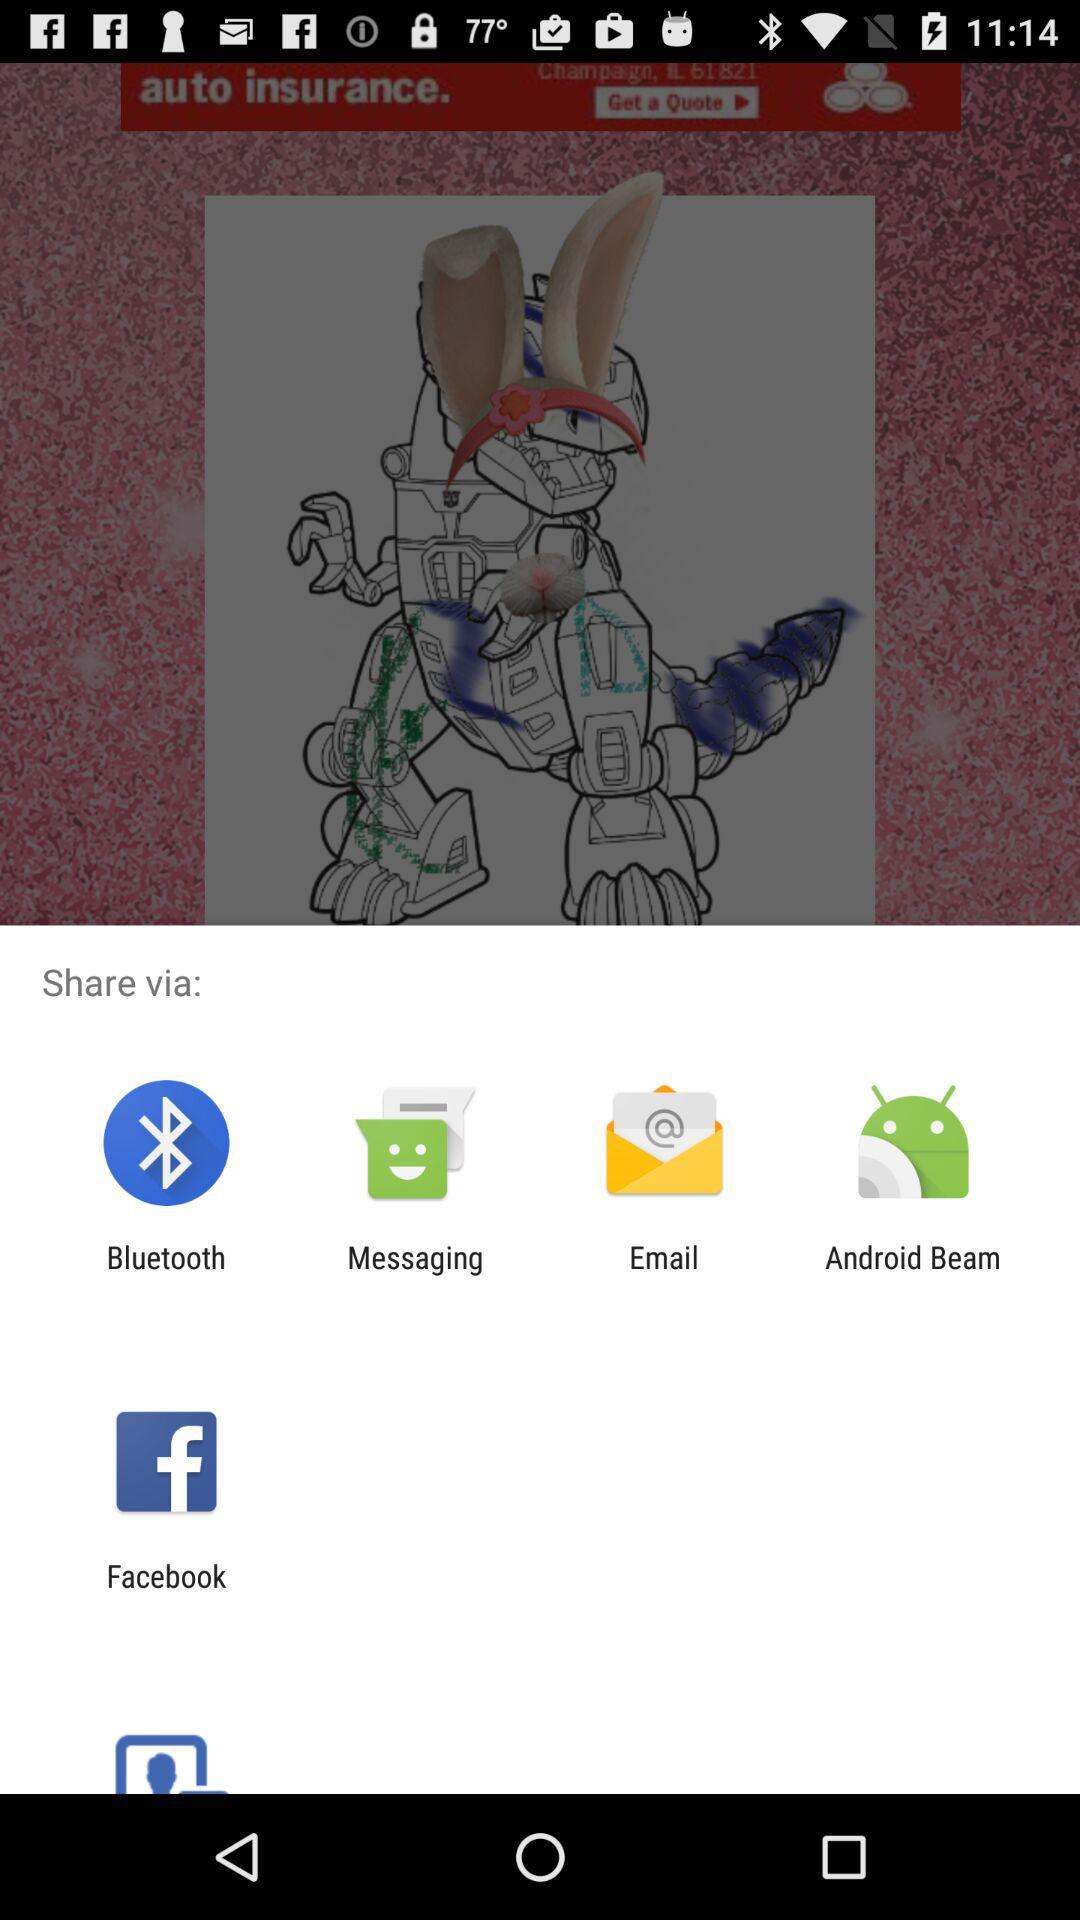 Image resolution: width=1080 pixels, height=1920 pixels. I want to click on the icon next to the messaging app, so click(664, 1274).